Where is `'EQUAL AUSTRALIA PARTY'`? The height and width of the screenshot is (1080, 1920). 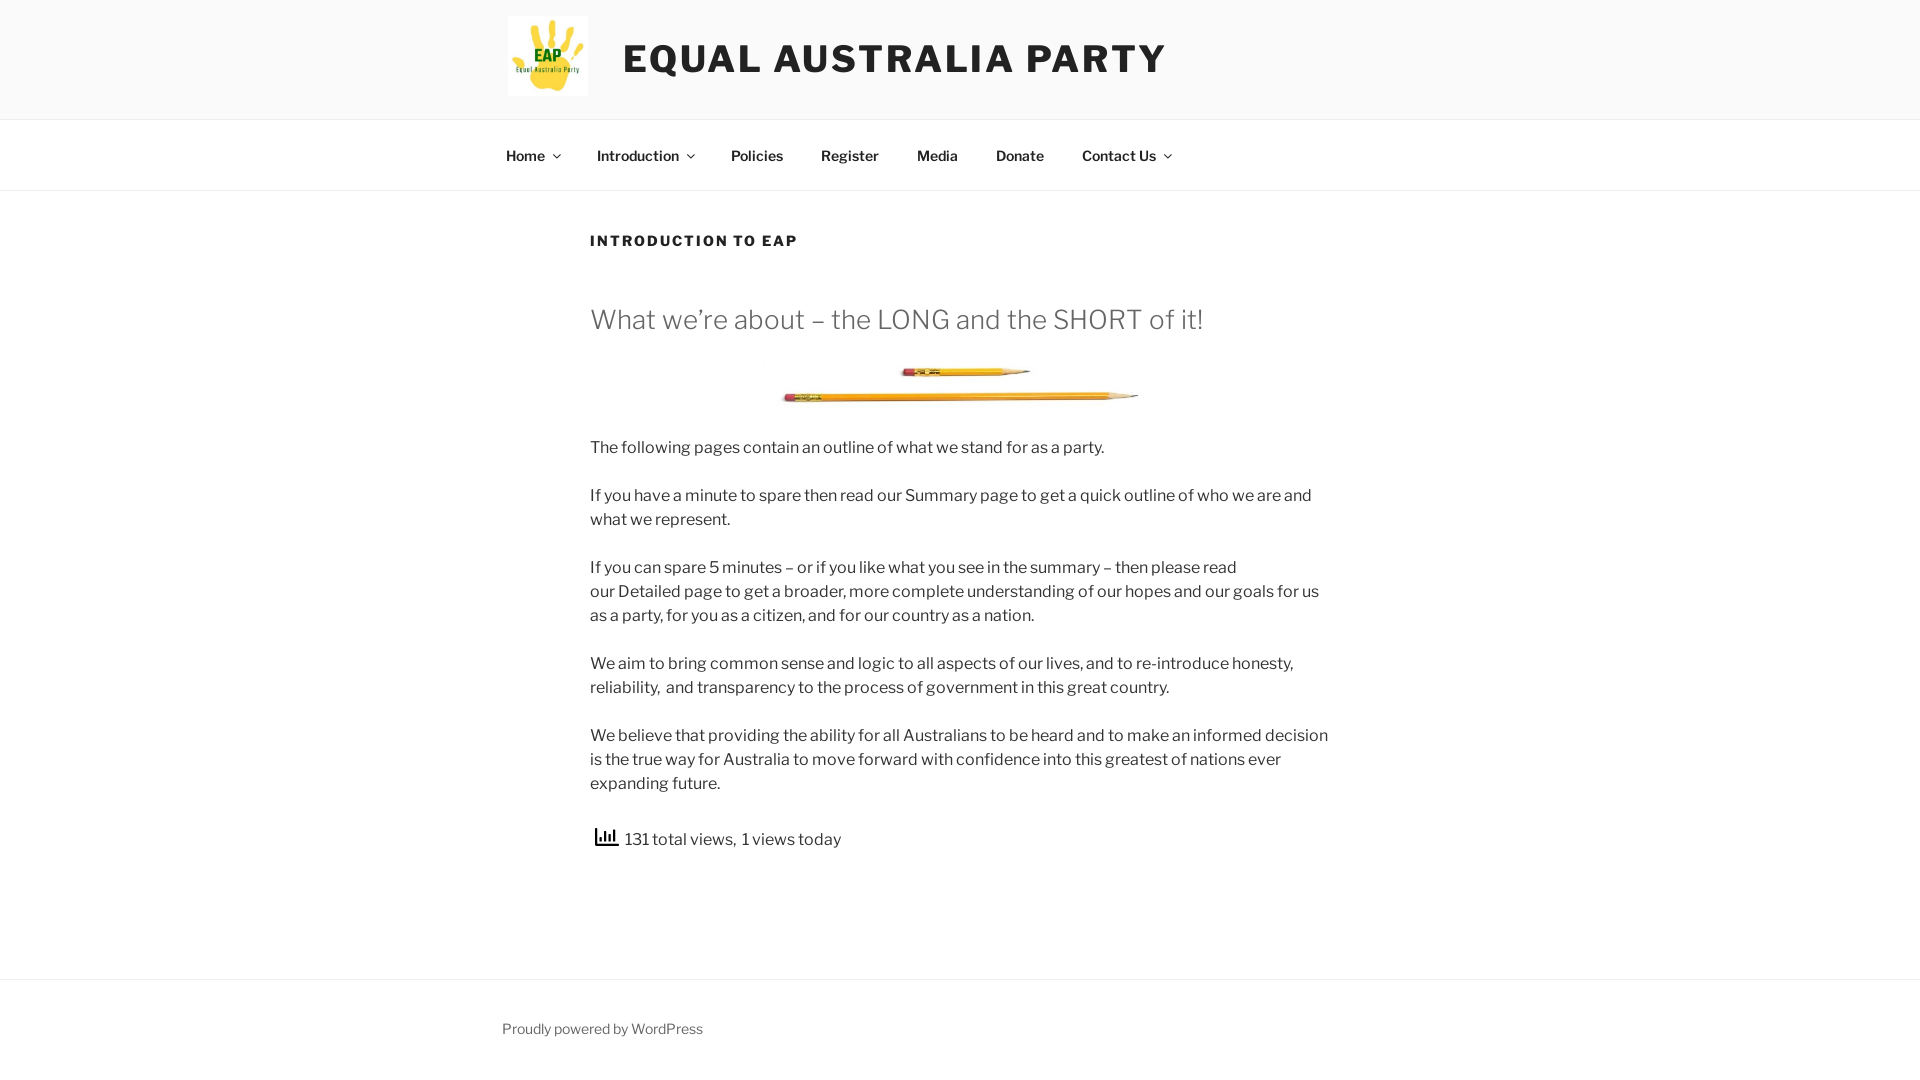
'EQUAL AUSTRALIA PARTY' is located at coordinates (893, 57).